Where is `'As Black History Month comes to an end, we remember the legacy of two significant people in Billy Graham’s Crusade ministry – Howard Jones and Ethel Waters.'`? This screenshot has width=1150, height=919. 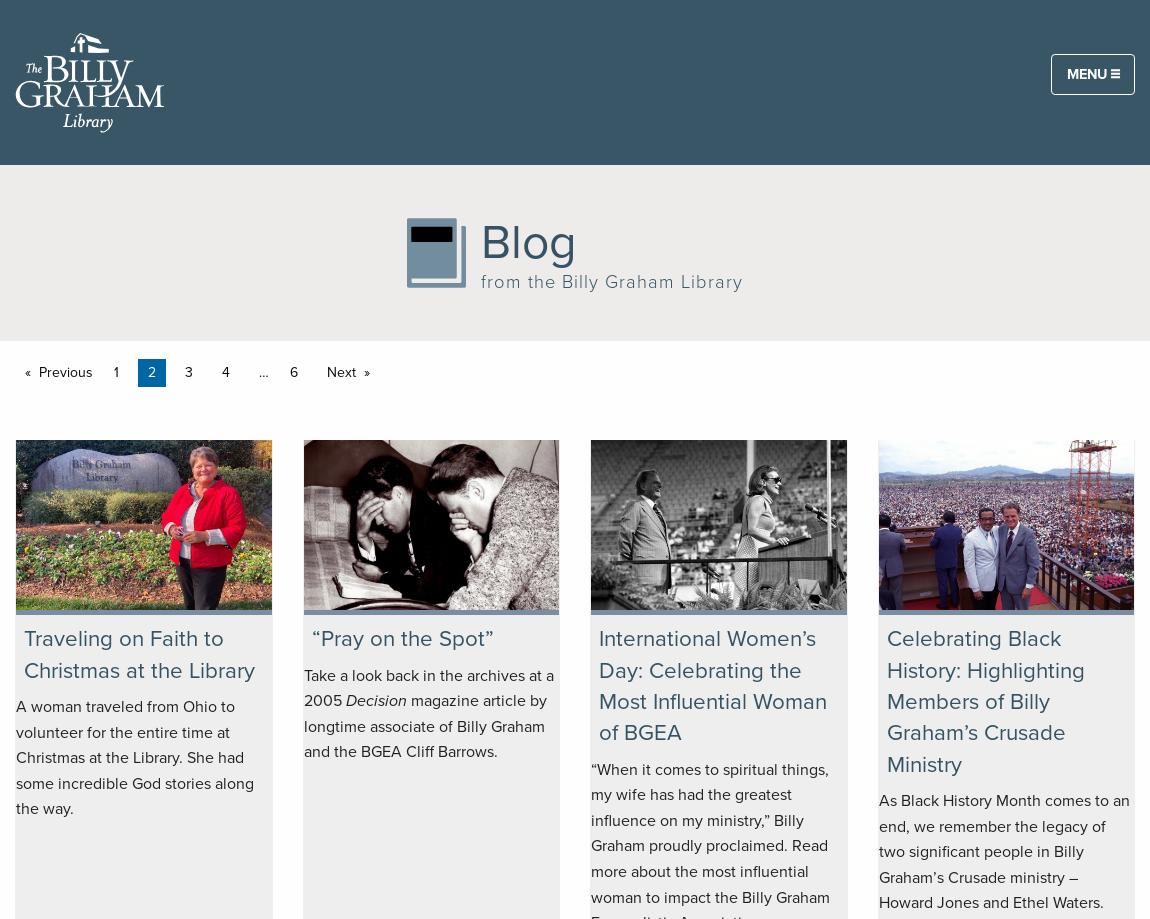 'As Black History Month comes to an end, we remember the legacy of two significant people in Billy Graham’s Crusade ministry – Howard Jones and Ethel Waters.' is located at coordinates (1003, 850).